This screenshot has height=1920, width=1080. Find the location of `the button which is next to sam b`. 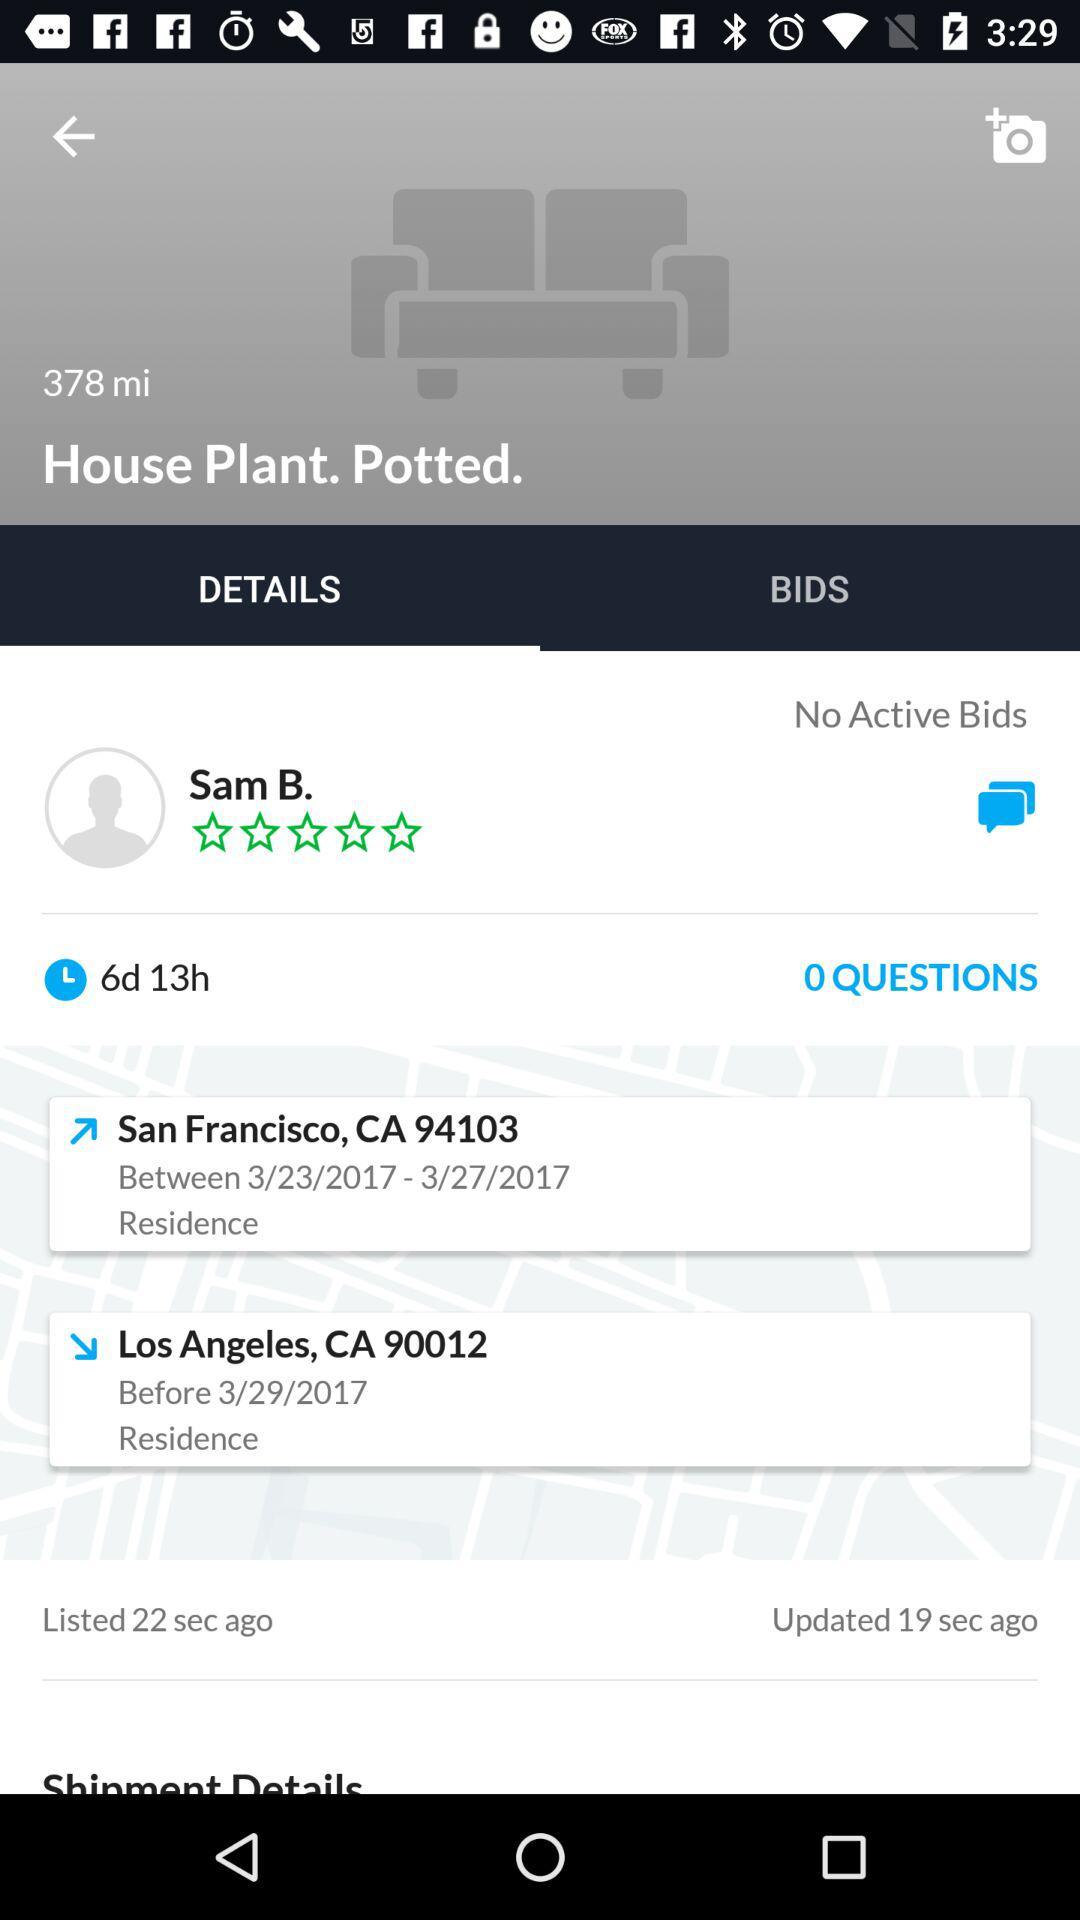

the button which is next to sam b is located at coordinates (1006, 807).